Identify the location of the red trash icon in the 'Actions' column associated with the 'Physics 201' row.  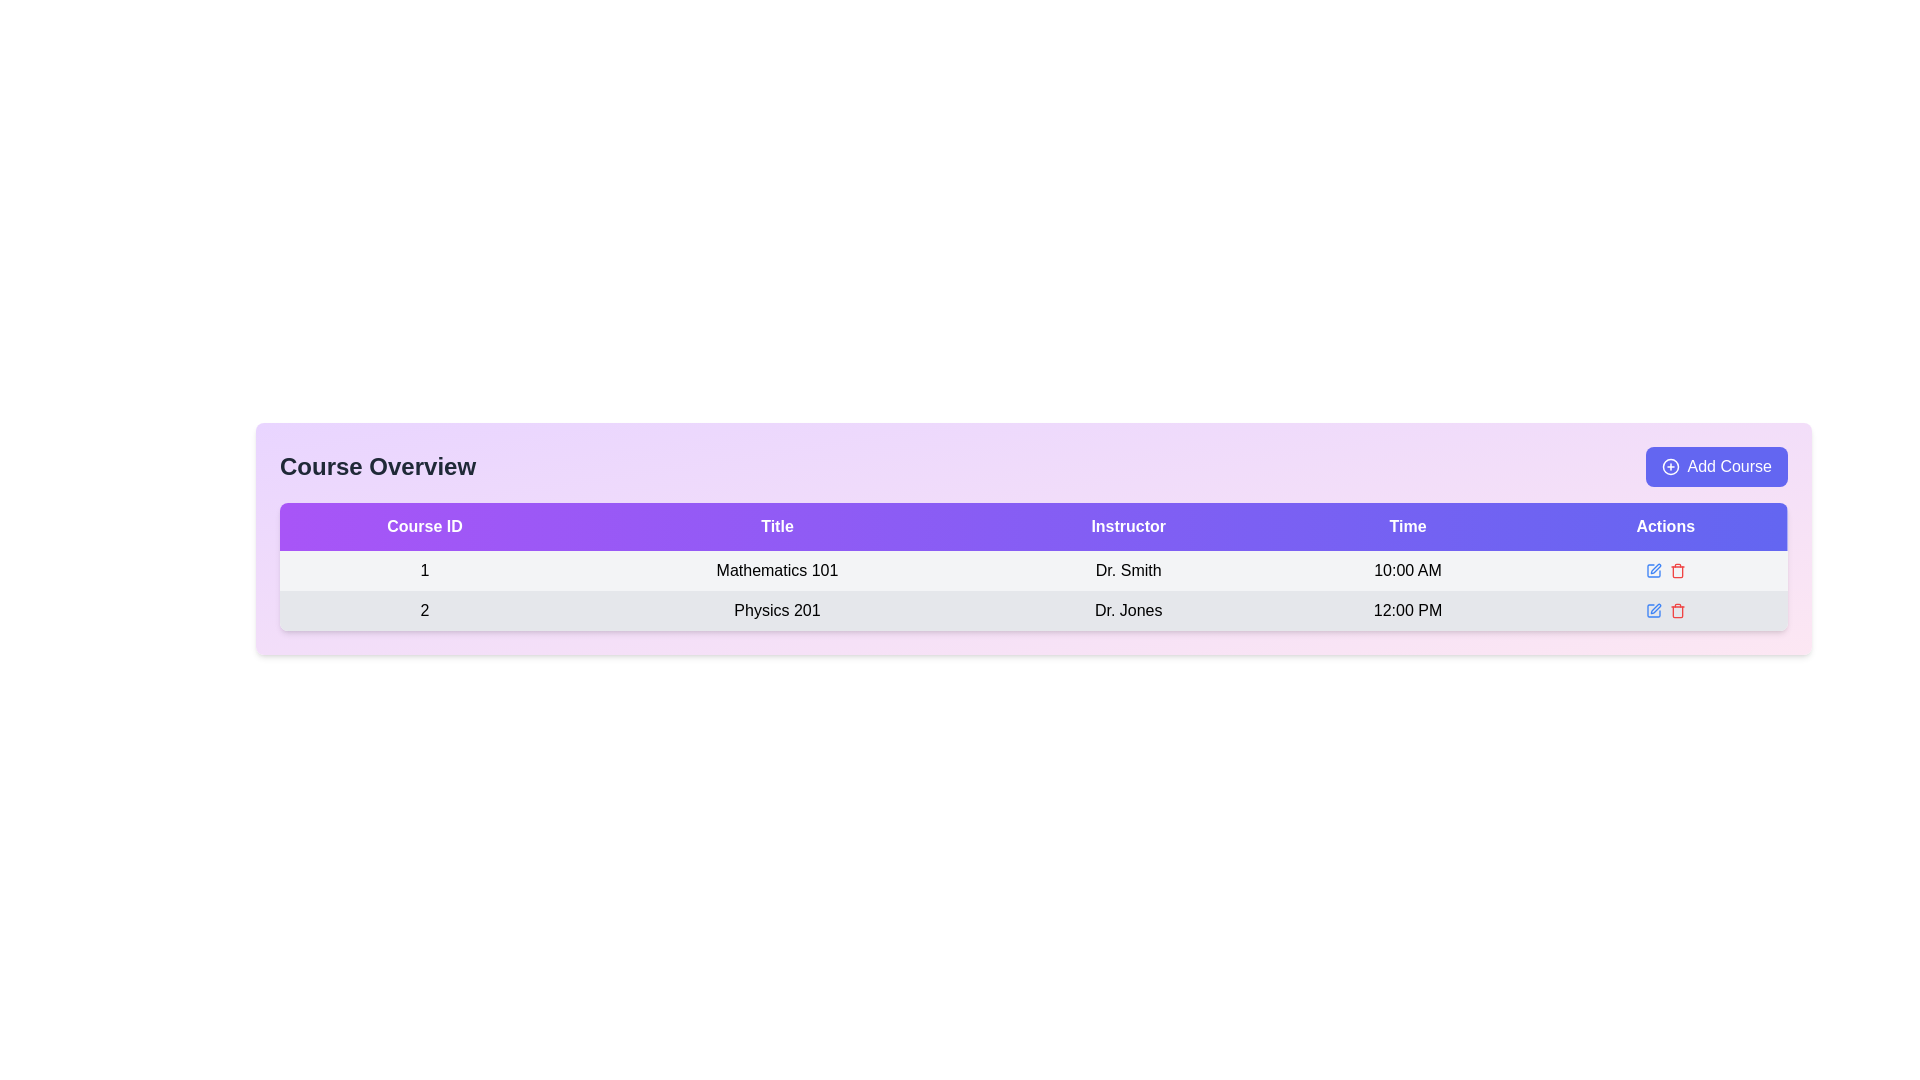
(1676, 570).